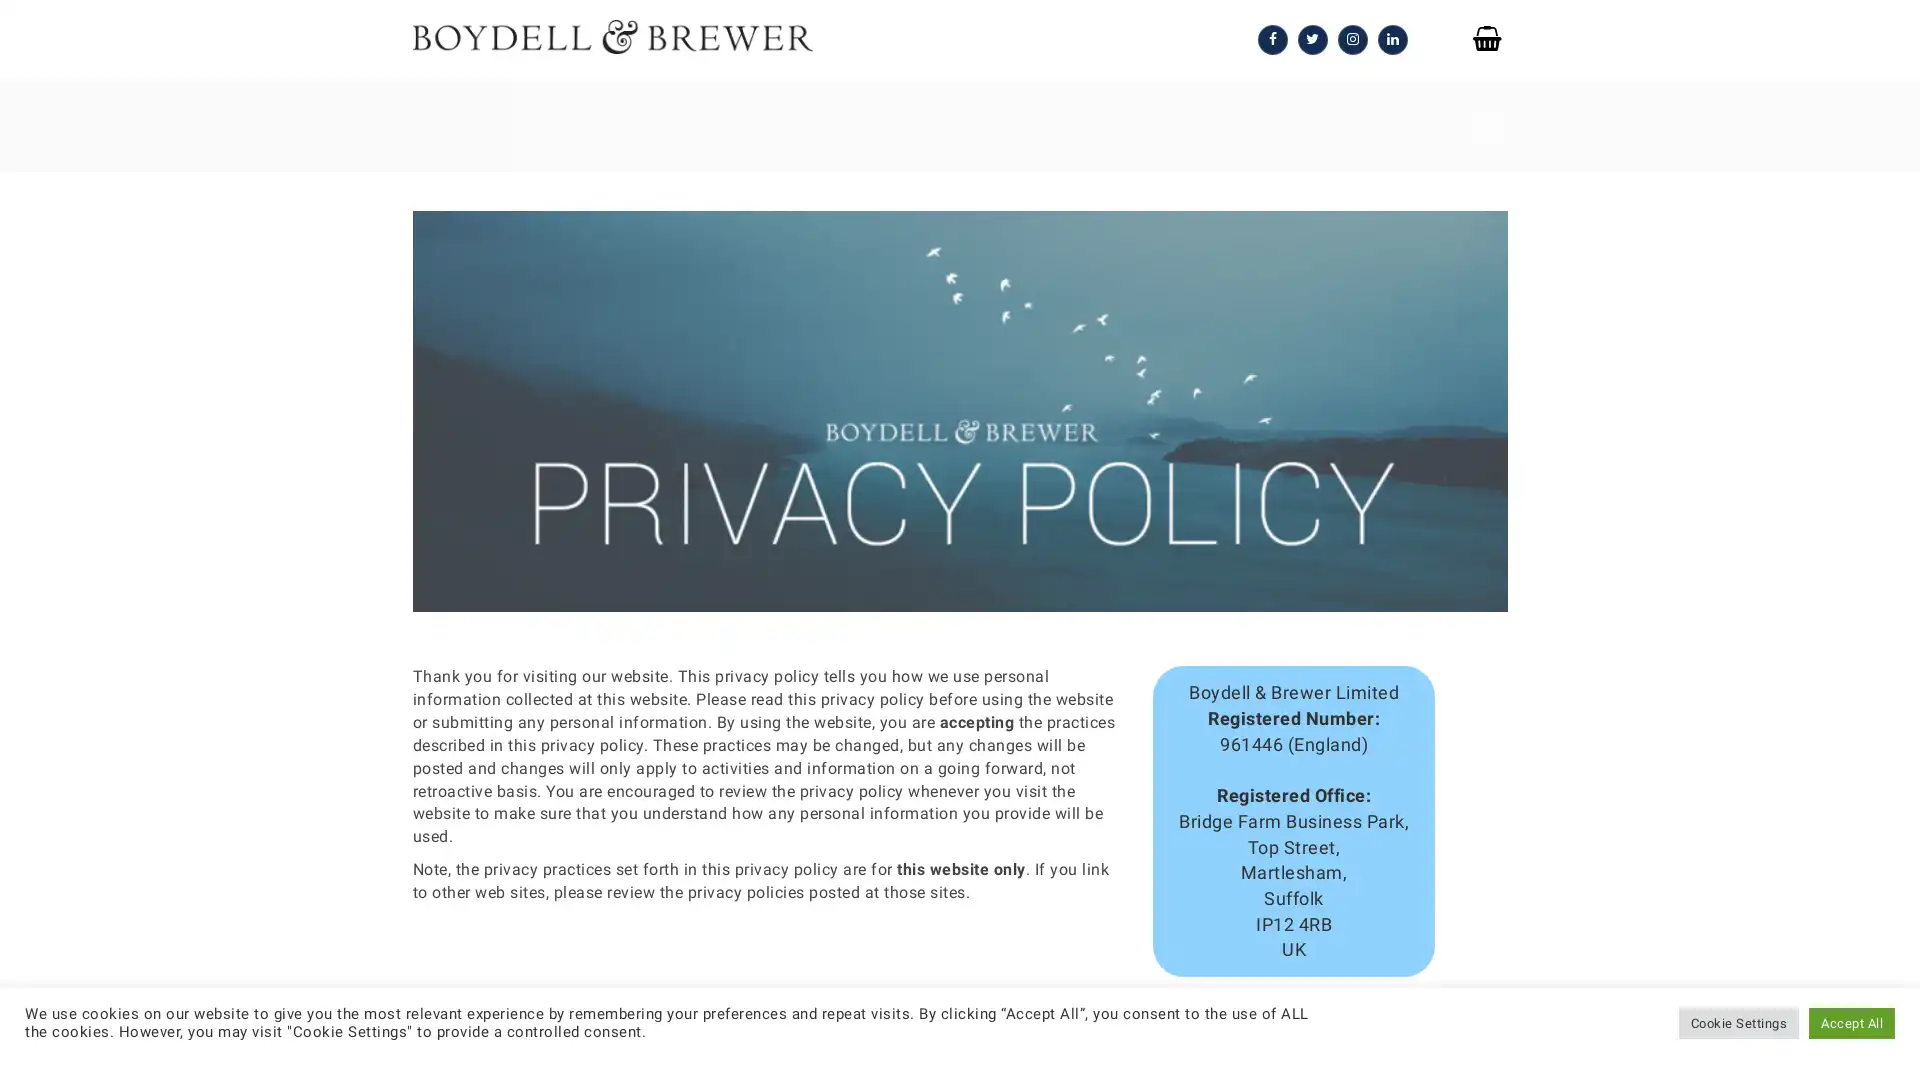  Describe the element at coordinates (1449, 111) in the screenshot. I see `SEARCH` at that location.